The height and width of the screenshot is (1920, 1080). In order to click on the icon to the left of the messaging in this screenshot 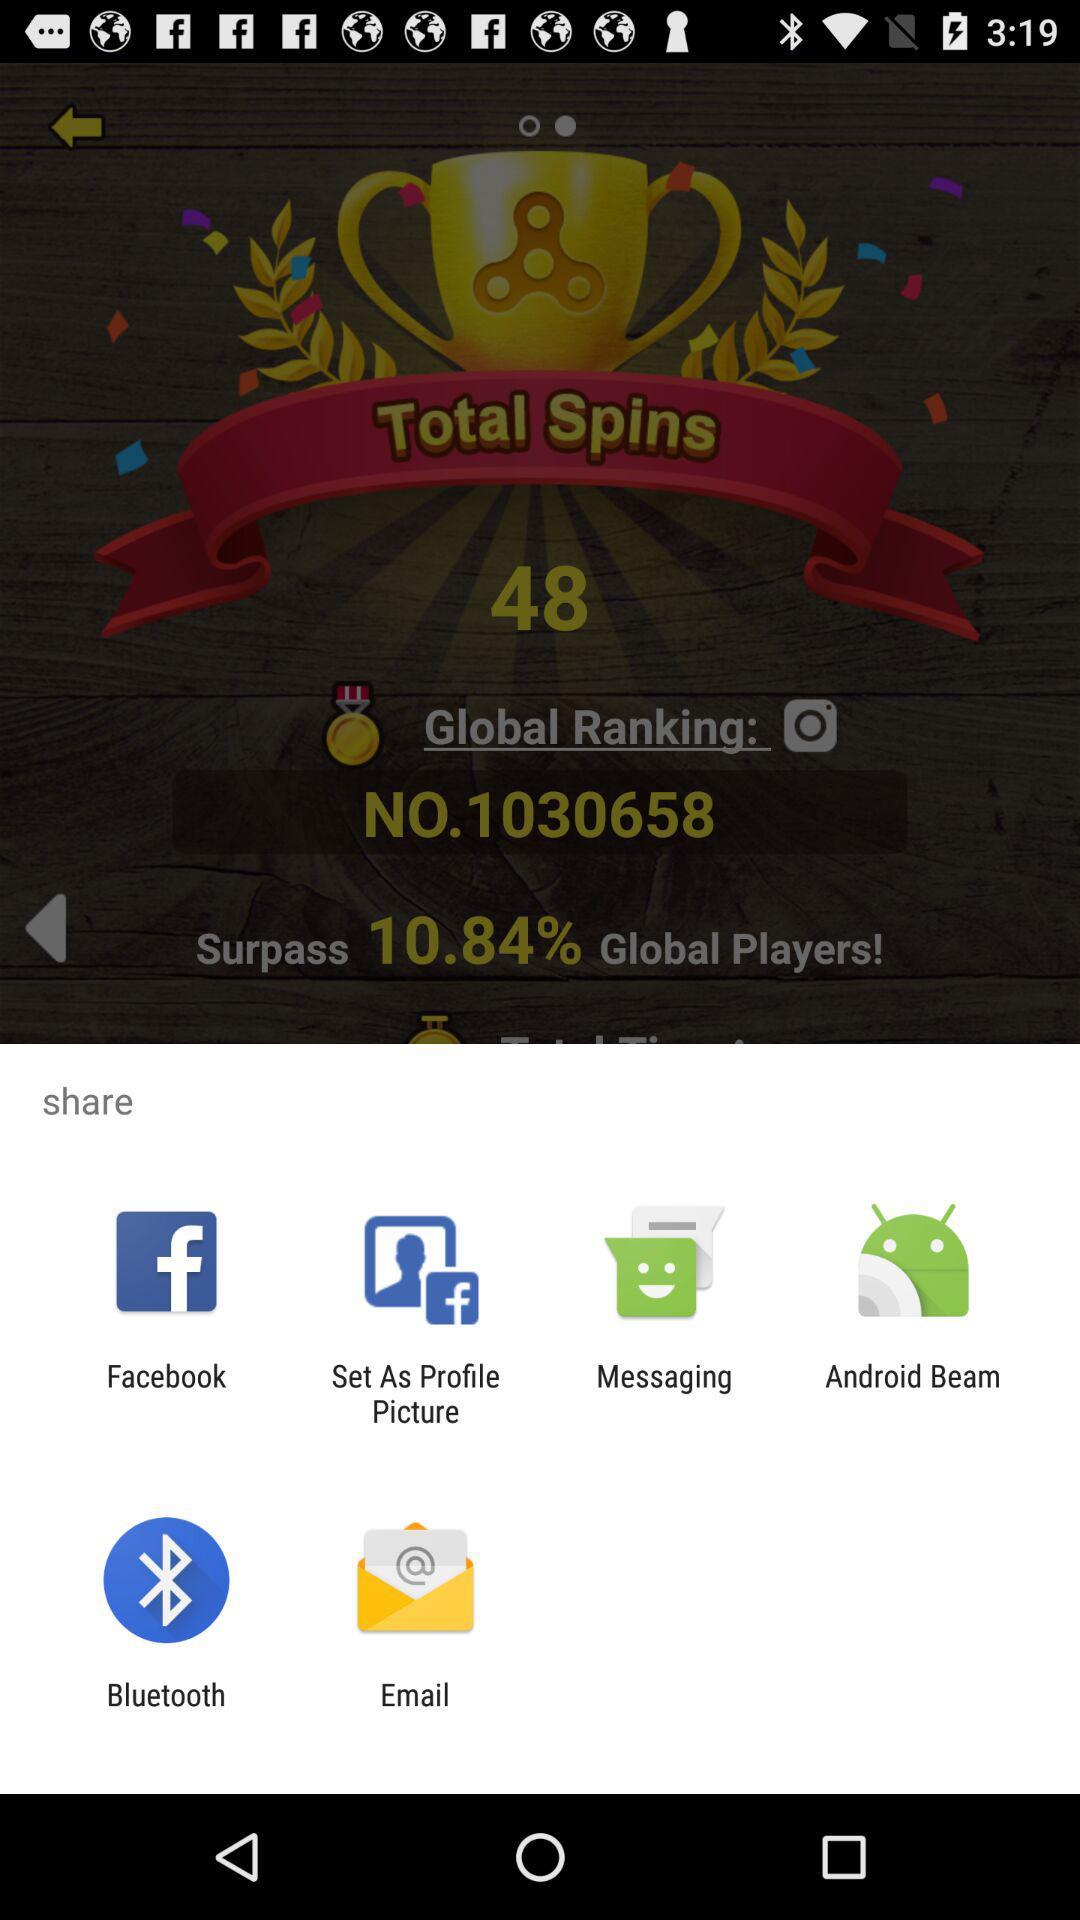, I will do `click(414, 1392)`.